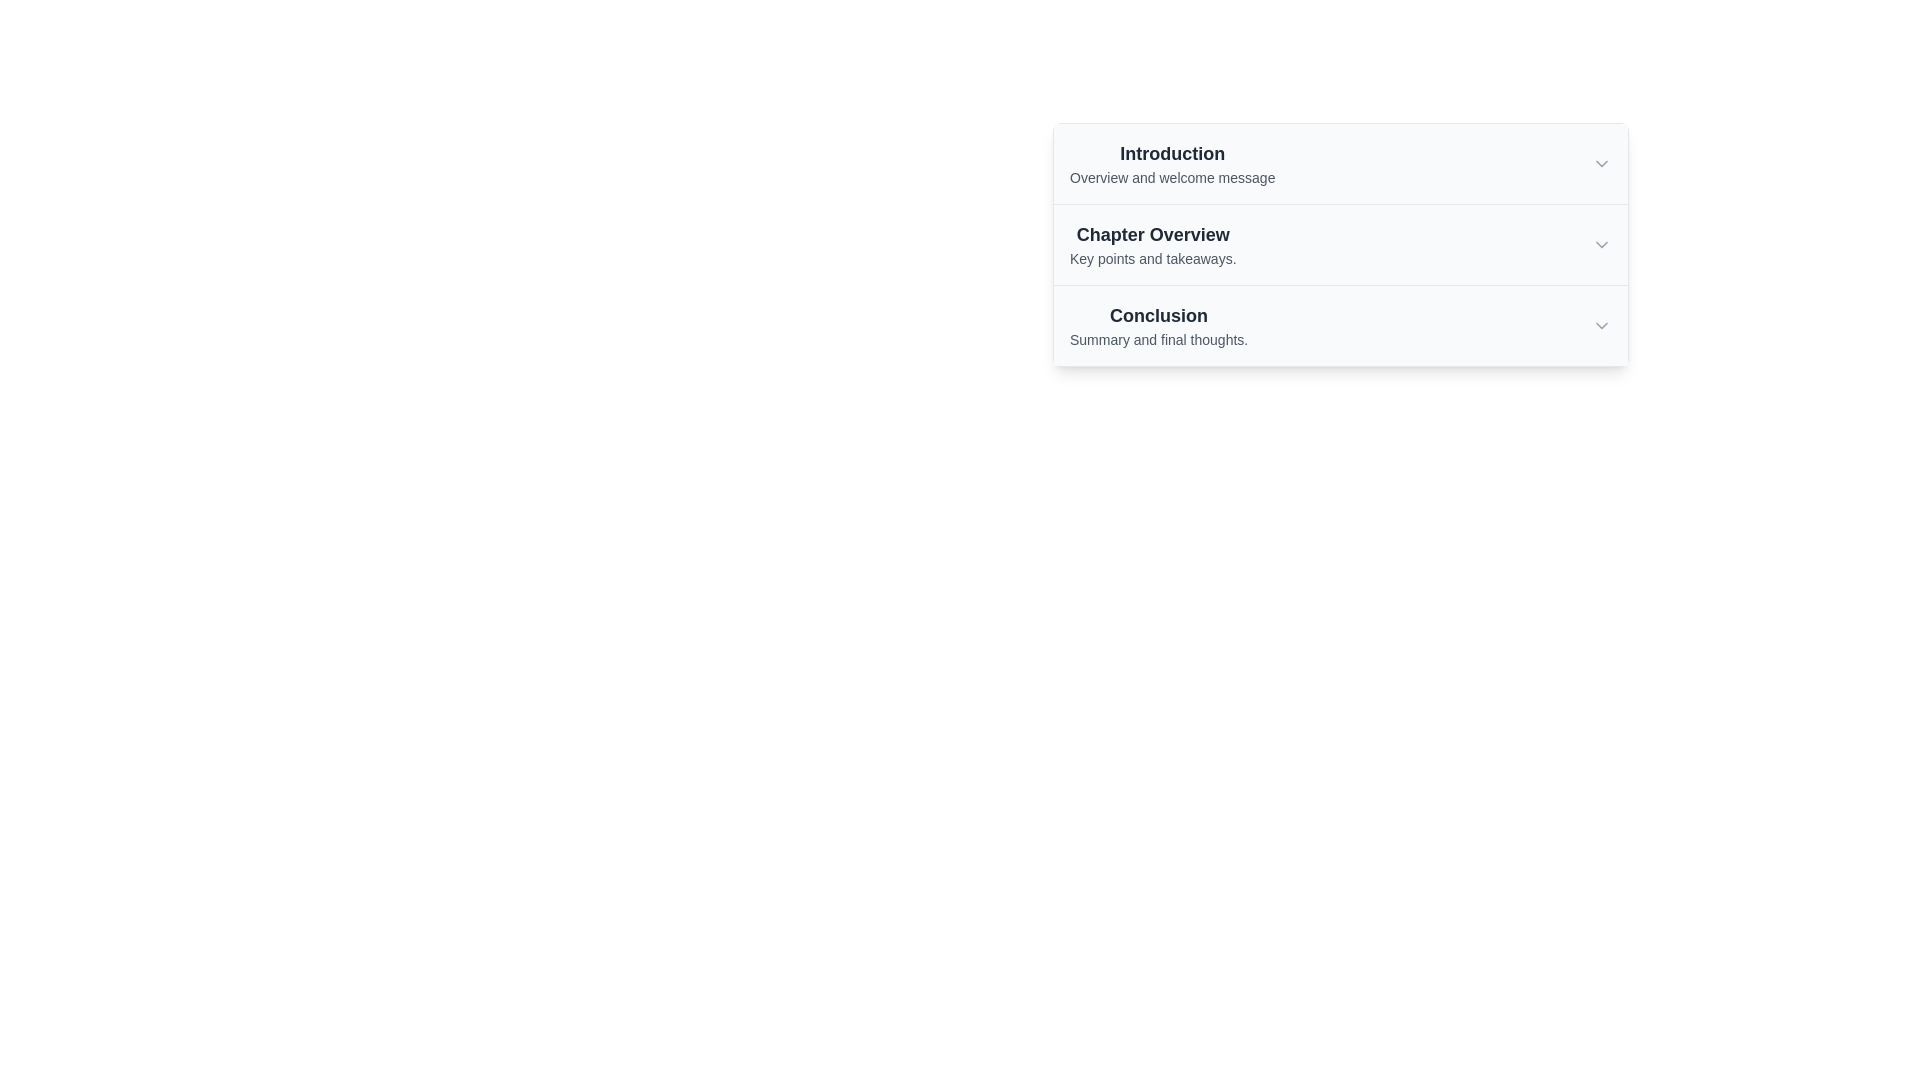 This screenshot has height=1080, width=1920. I want to click on the gray downward chevron SVG icon located at the right edge of the 'Introduction' section header, so click(1602, 163).